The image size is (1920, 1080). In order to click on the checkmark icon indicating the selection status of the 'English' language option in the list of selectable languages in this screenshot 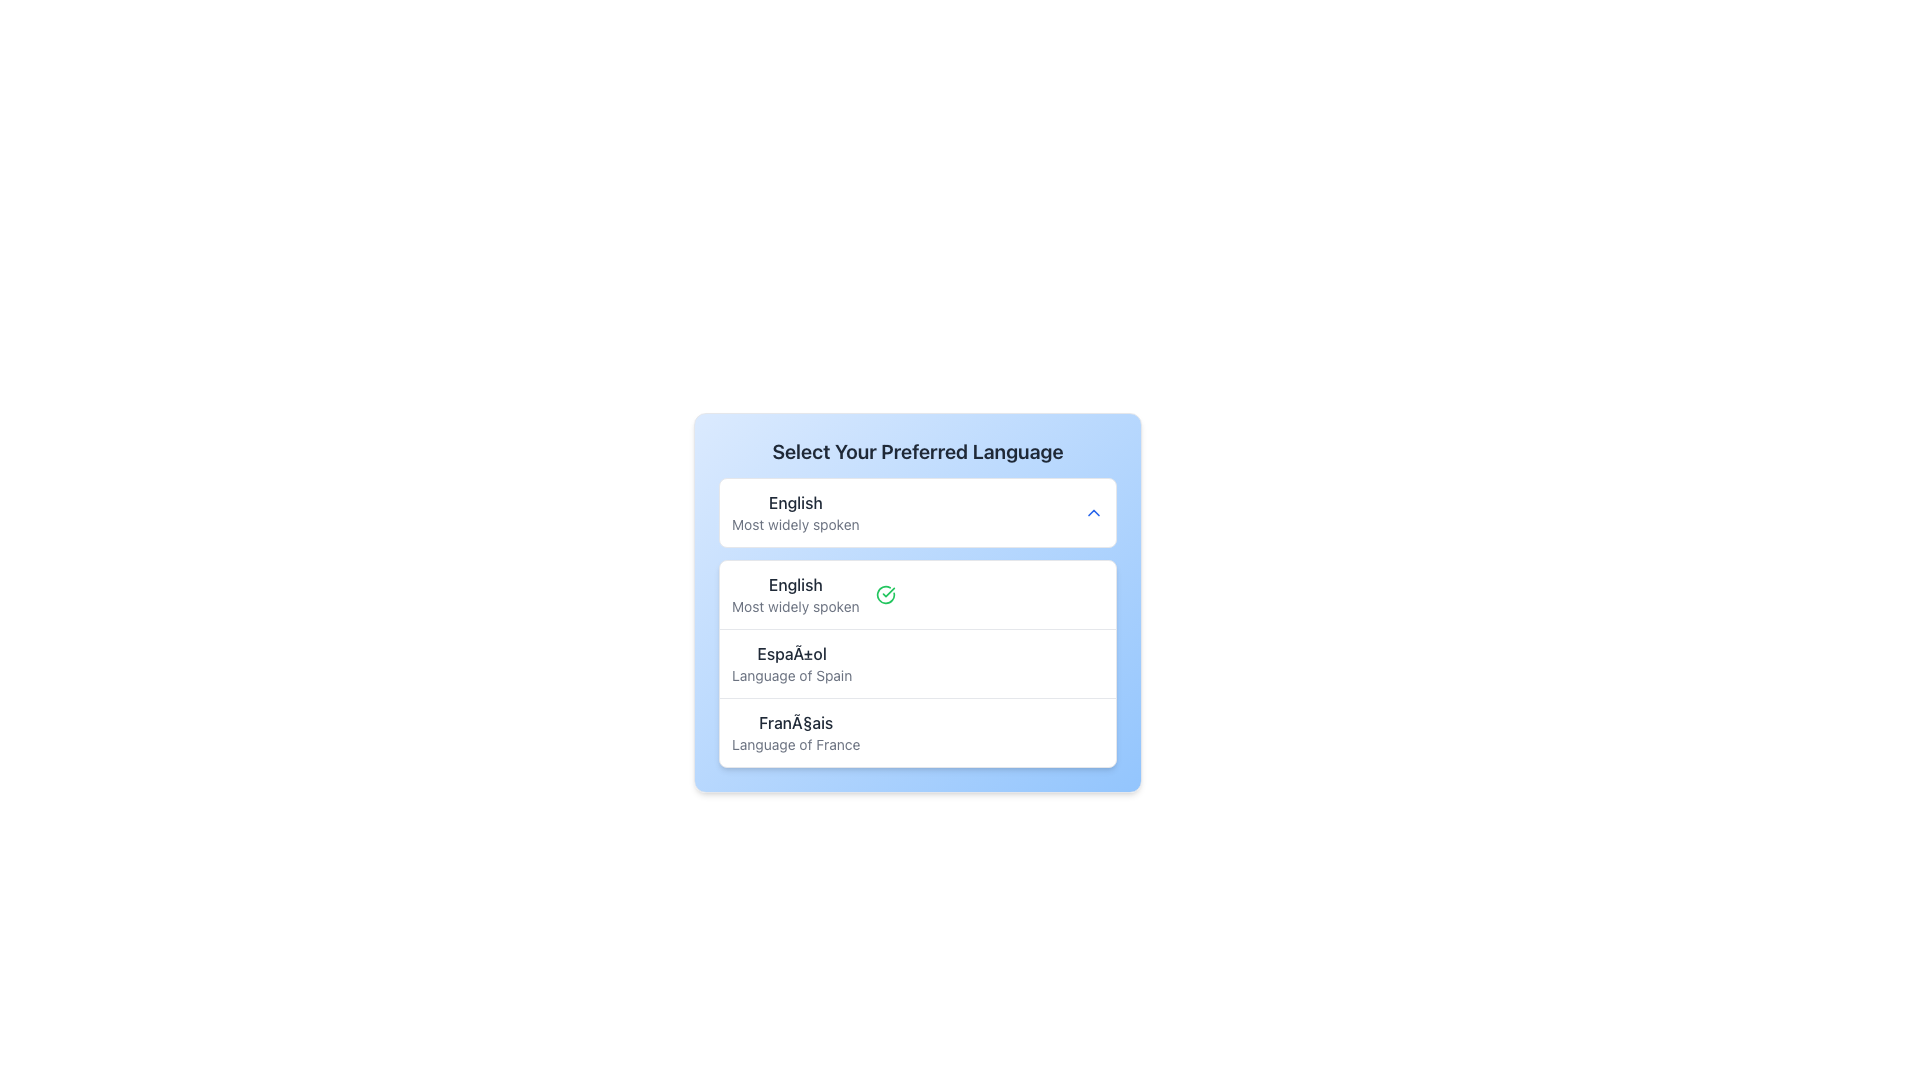, I will do `click(884, 593)`.